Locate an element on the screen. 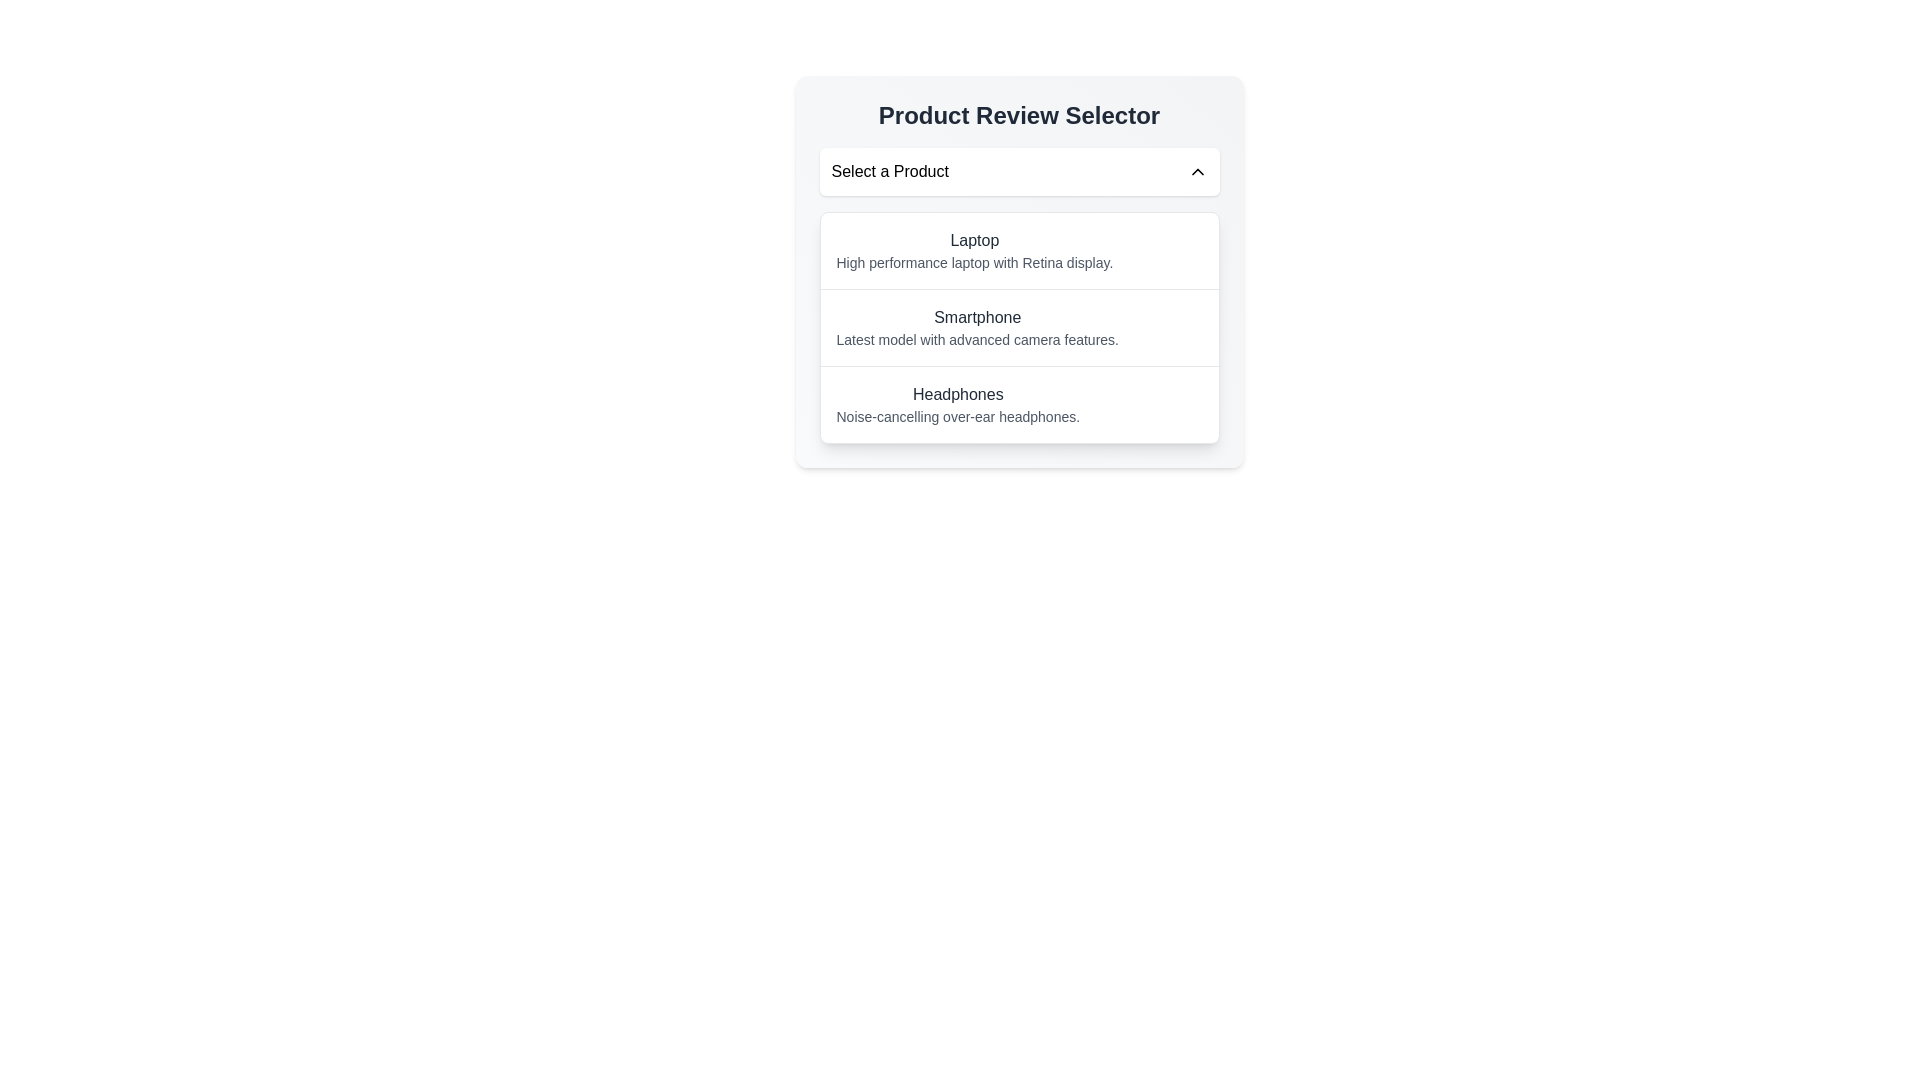  the Text Label that identifies the product category as 'Smartphone', which is positioned above the descriptive text block in the product review selector interface is located at coordinates (977, 316).